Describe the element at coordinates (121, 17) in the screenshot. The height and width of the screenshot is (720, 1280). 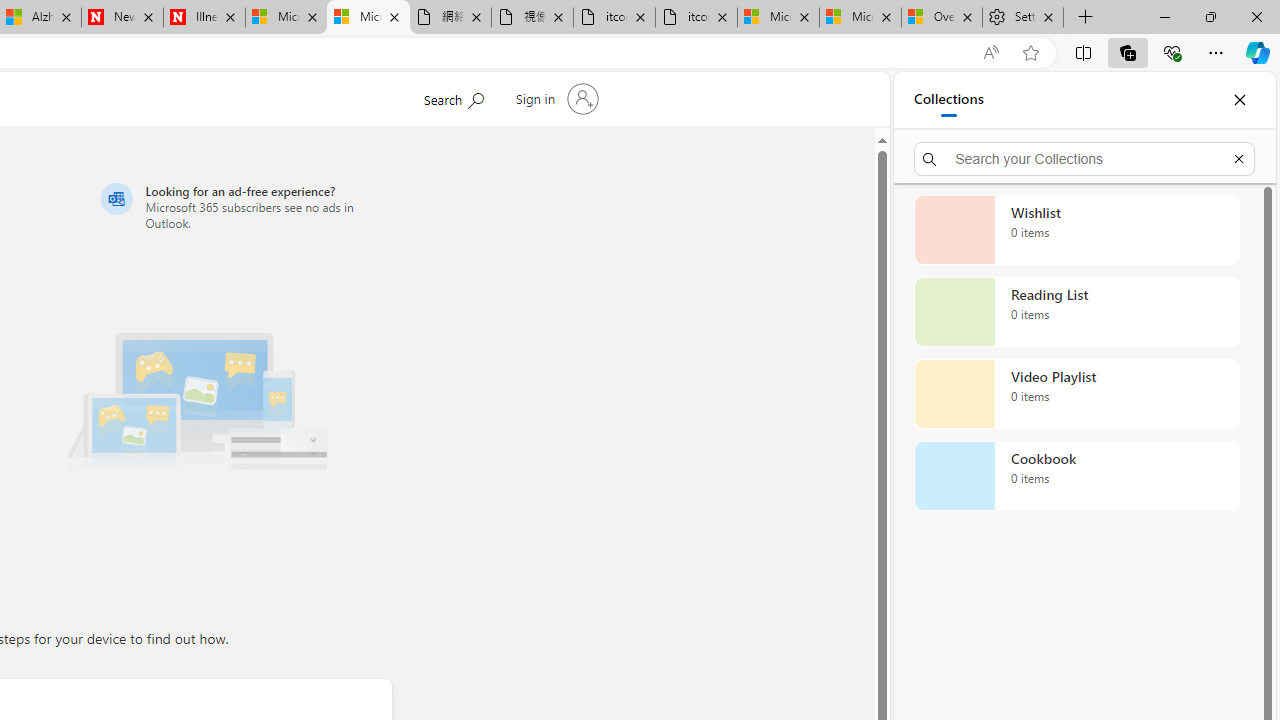
I see `'Newsweek - News, Analysis, Politics, Business, Technology'` at that location.